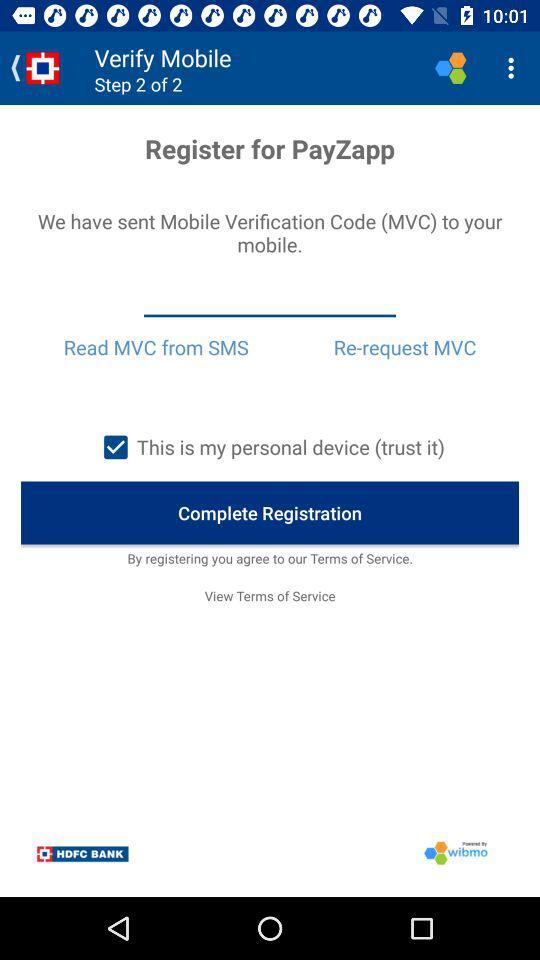  I want to click on re-request mvc icon, so click(405, 347).